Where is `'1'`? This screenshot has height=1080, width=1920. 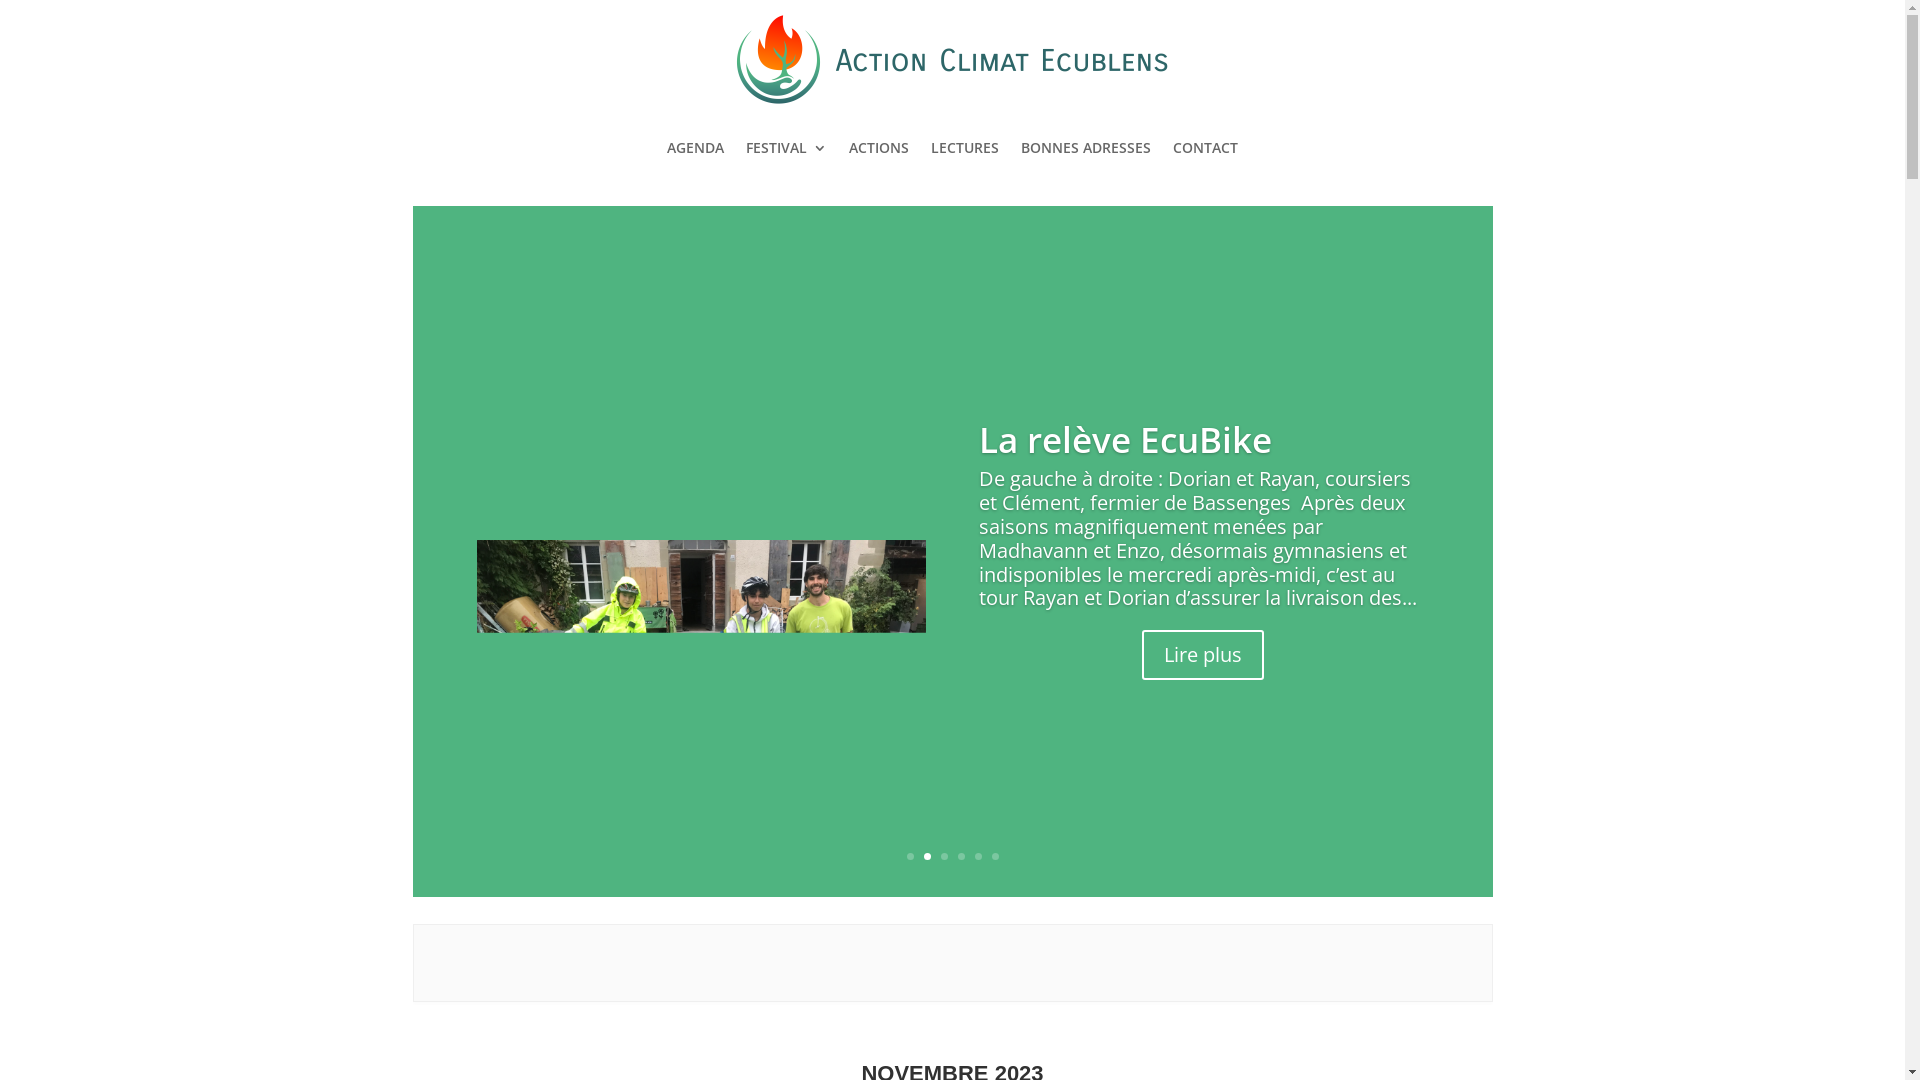
'1' is located at coordinates (908, 855).